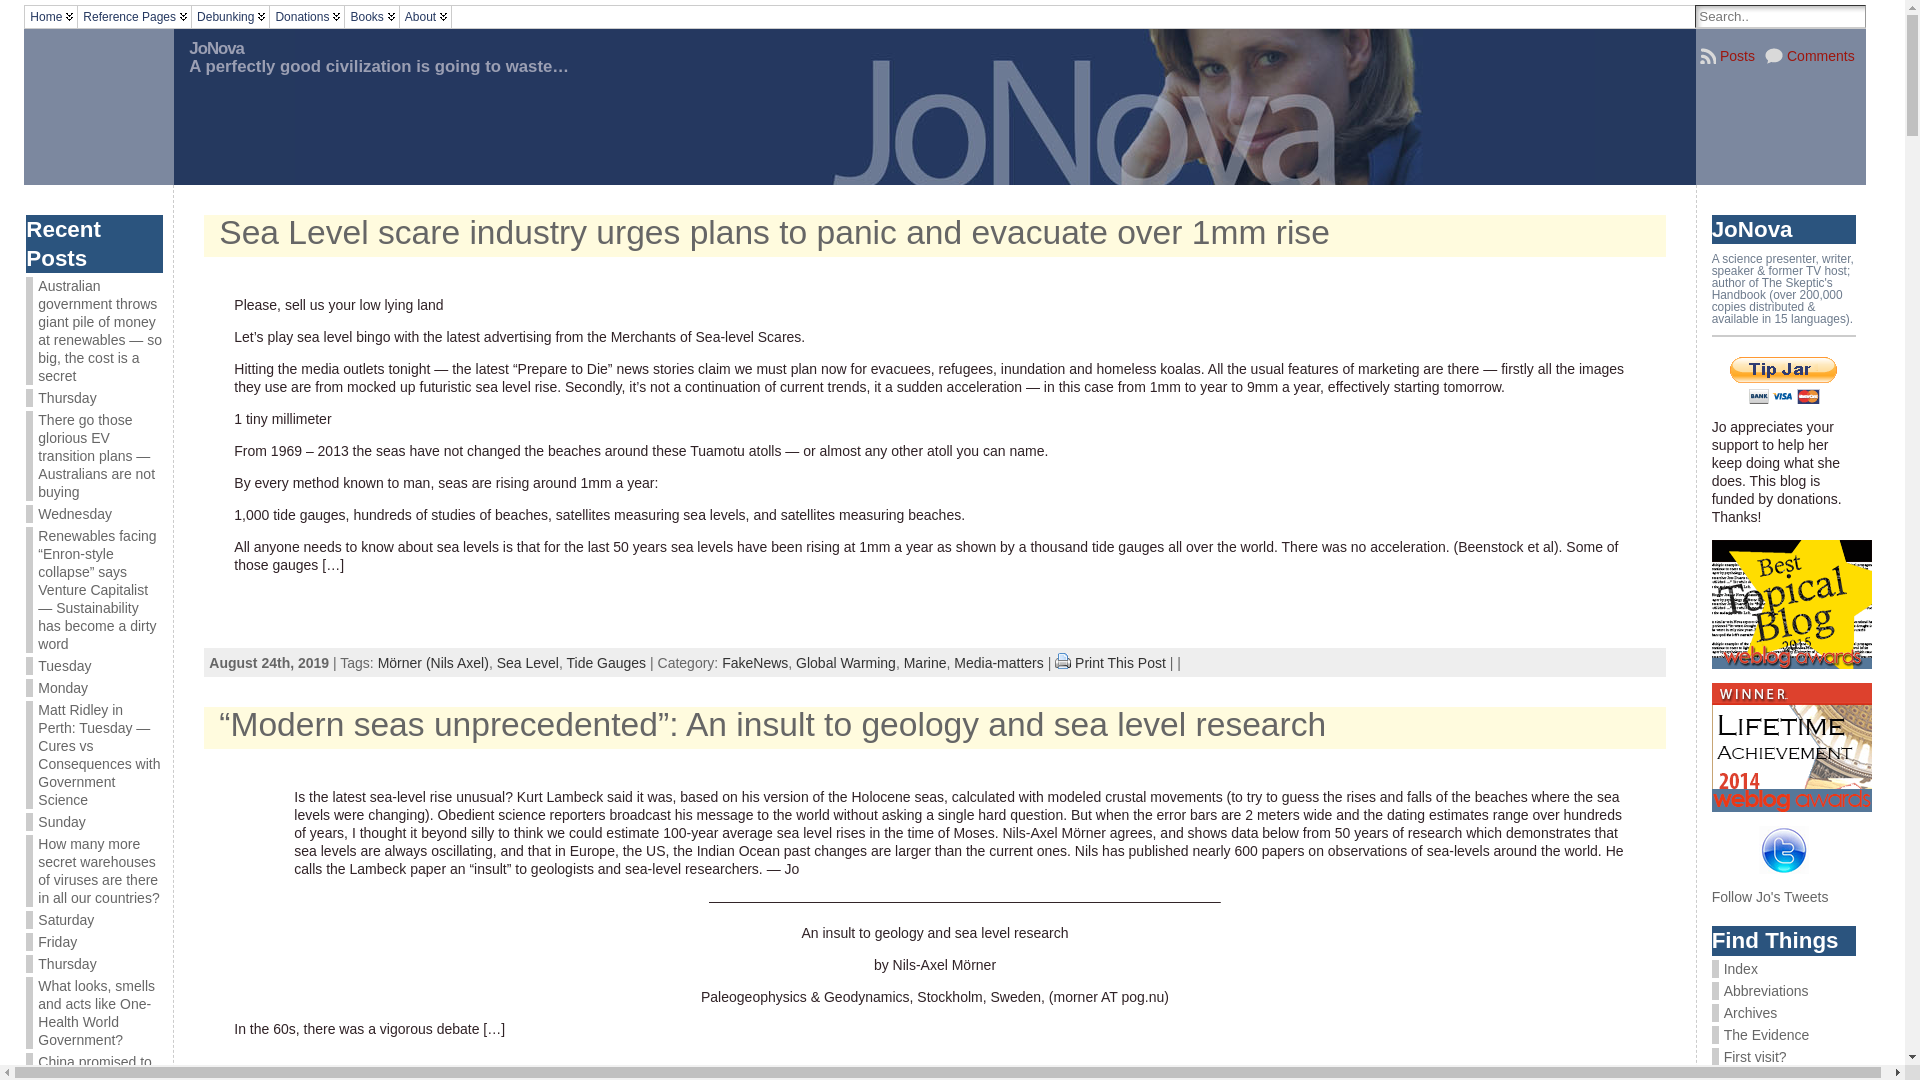 The image size is (1920, 1080). I want to click on 'Posts', so click(1726, 55).